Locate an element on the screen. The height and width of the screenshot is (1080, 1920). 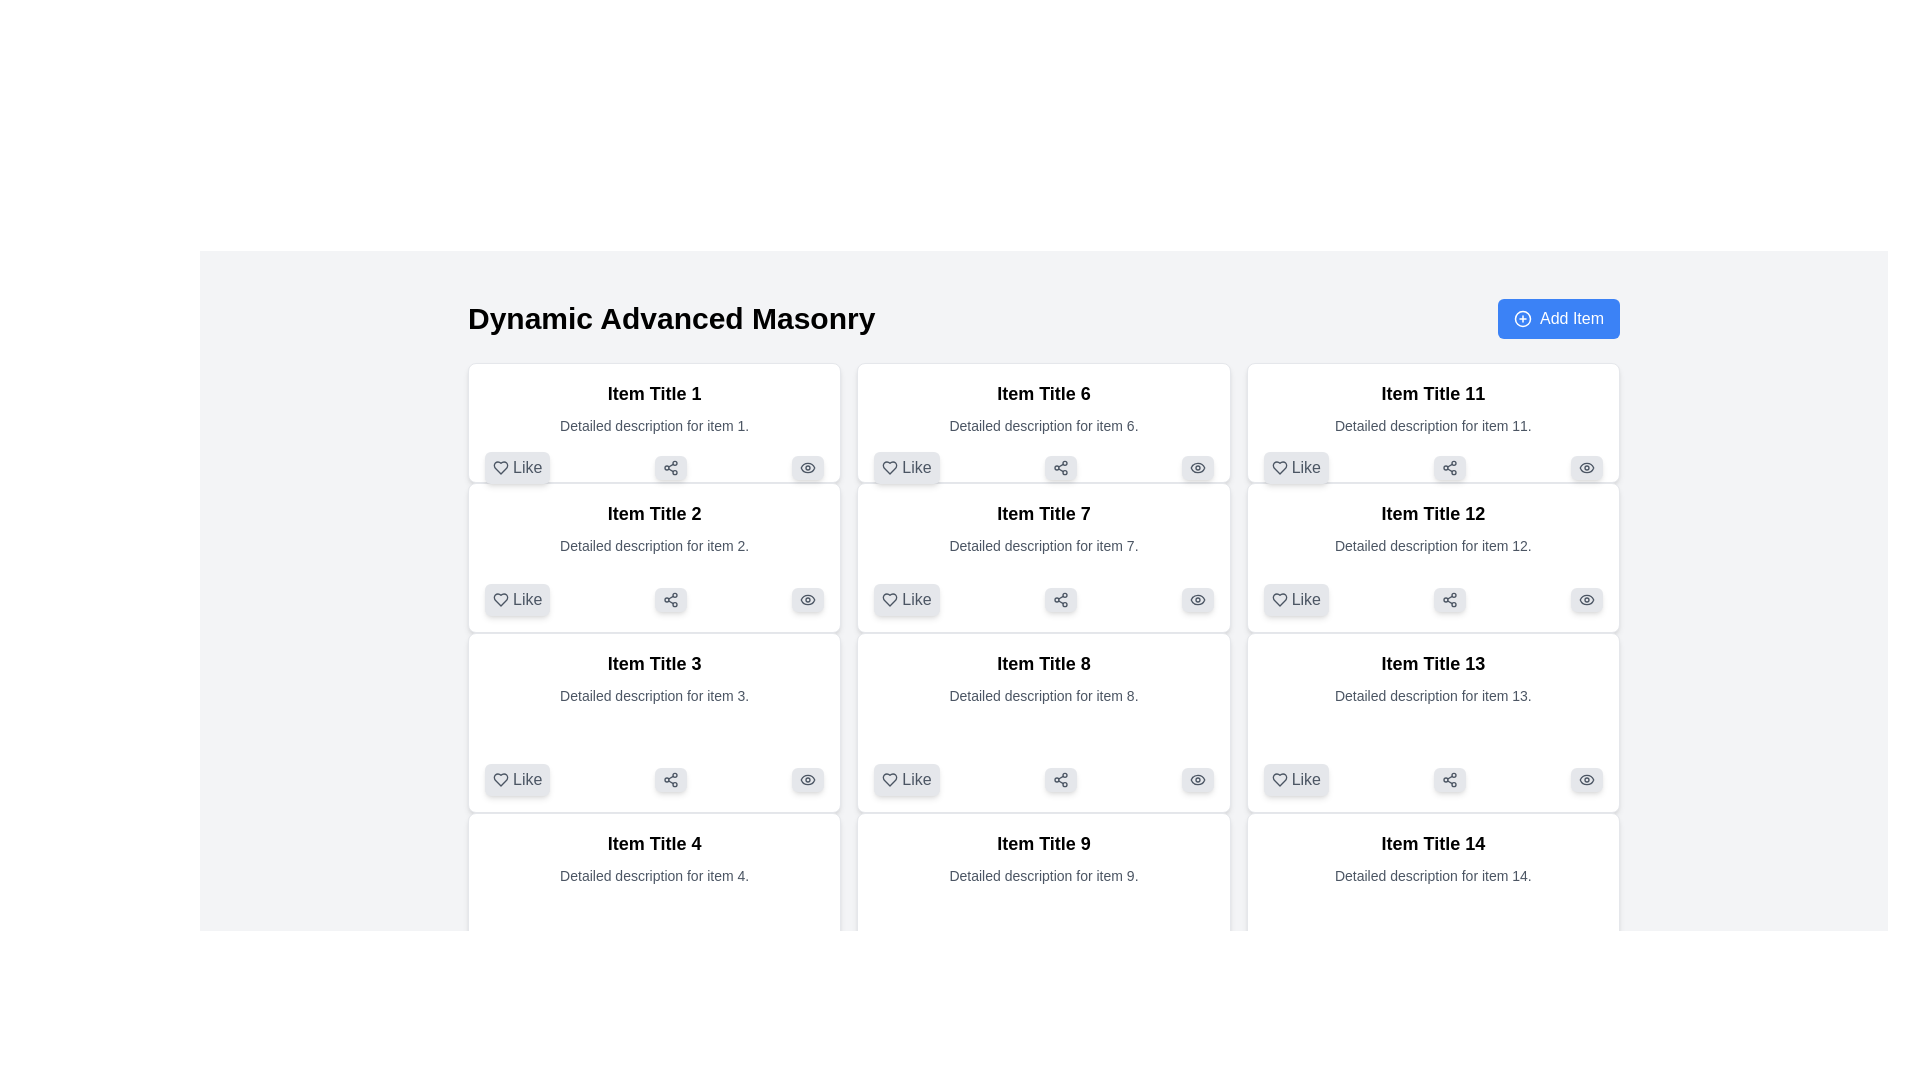
detailed description text located directly beneath the heading 'Item Title 2' in the second item card of the masonry layout is located at coordinates (654, 546).